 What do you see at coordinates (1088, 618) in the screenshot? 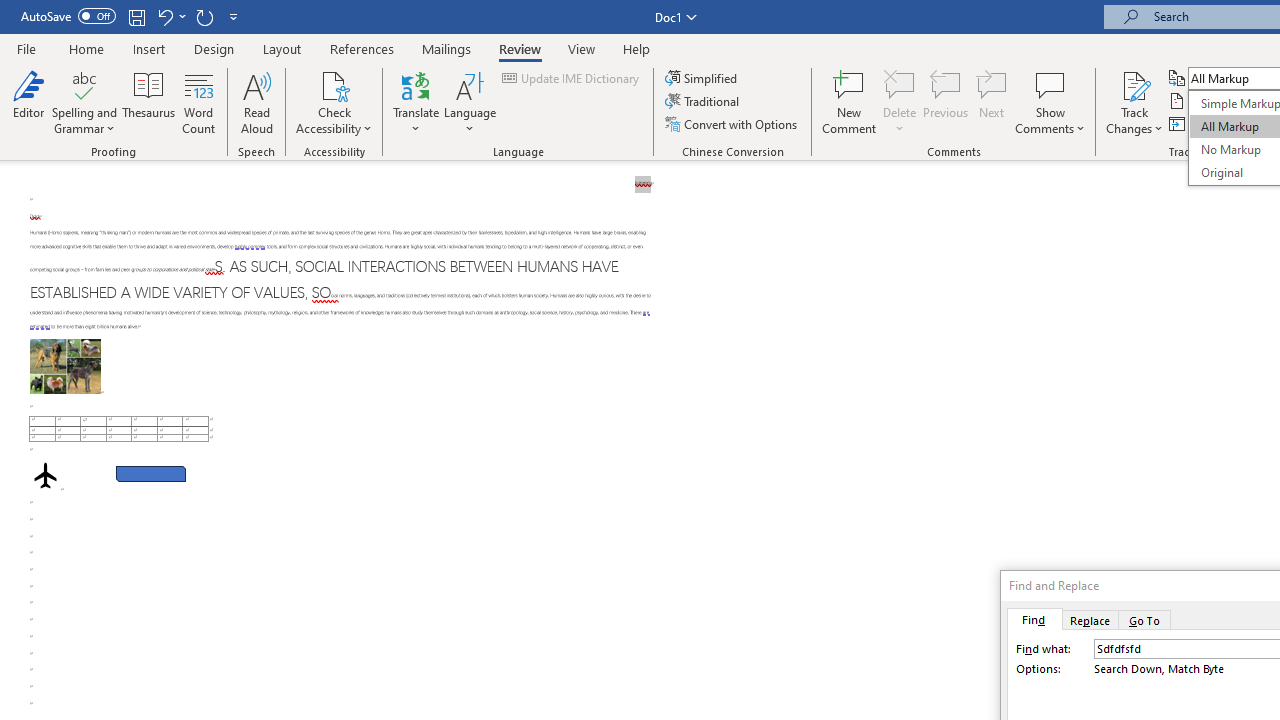
I see `'Replace'` at bounding box center [1088, 618].